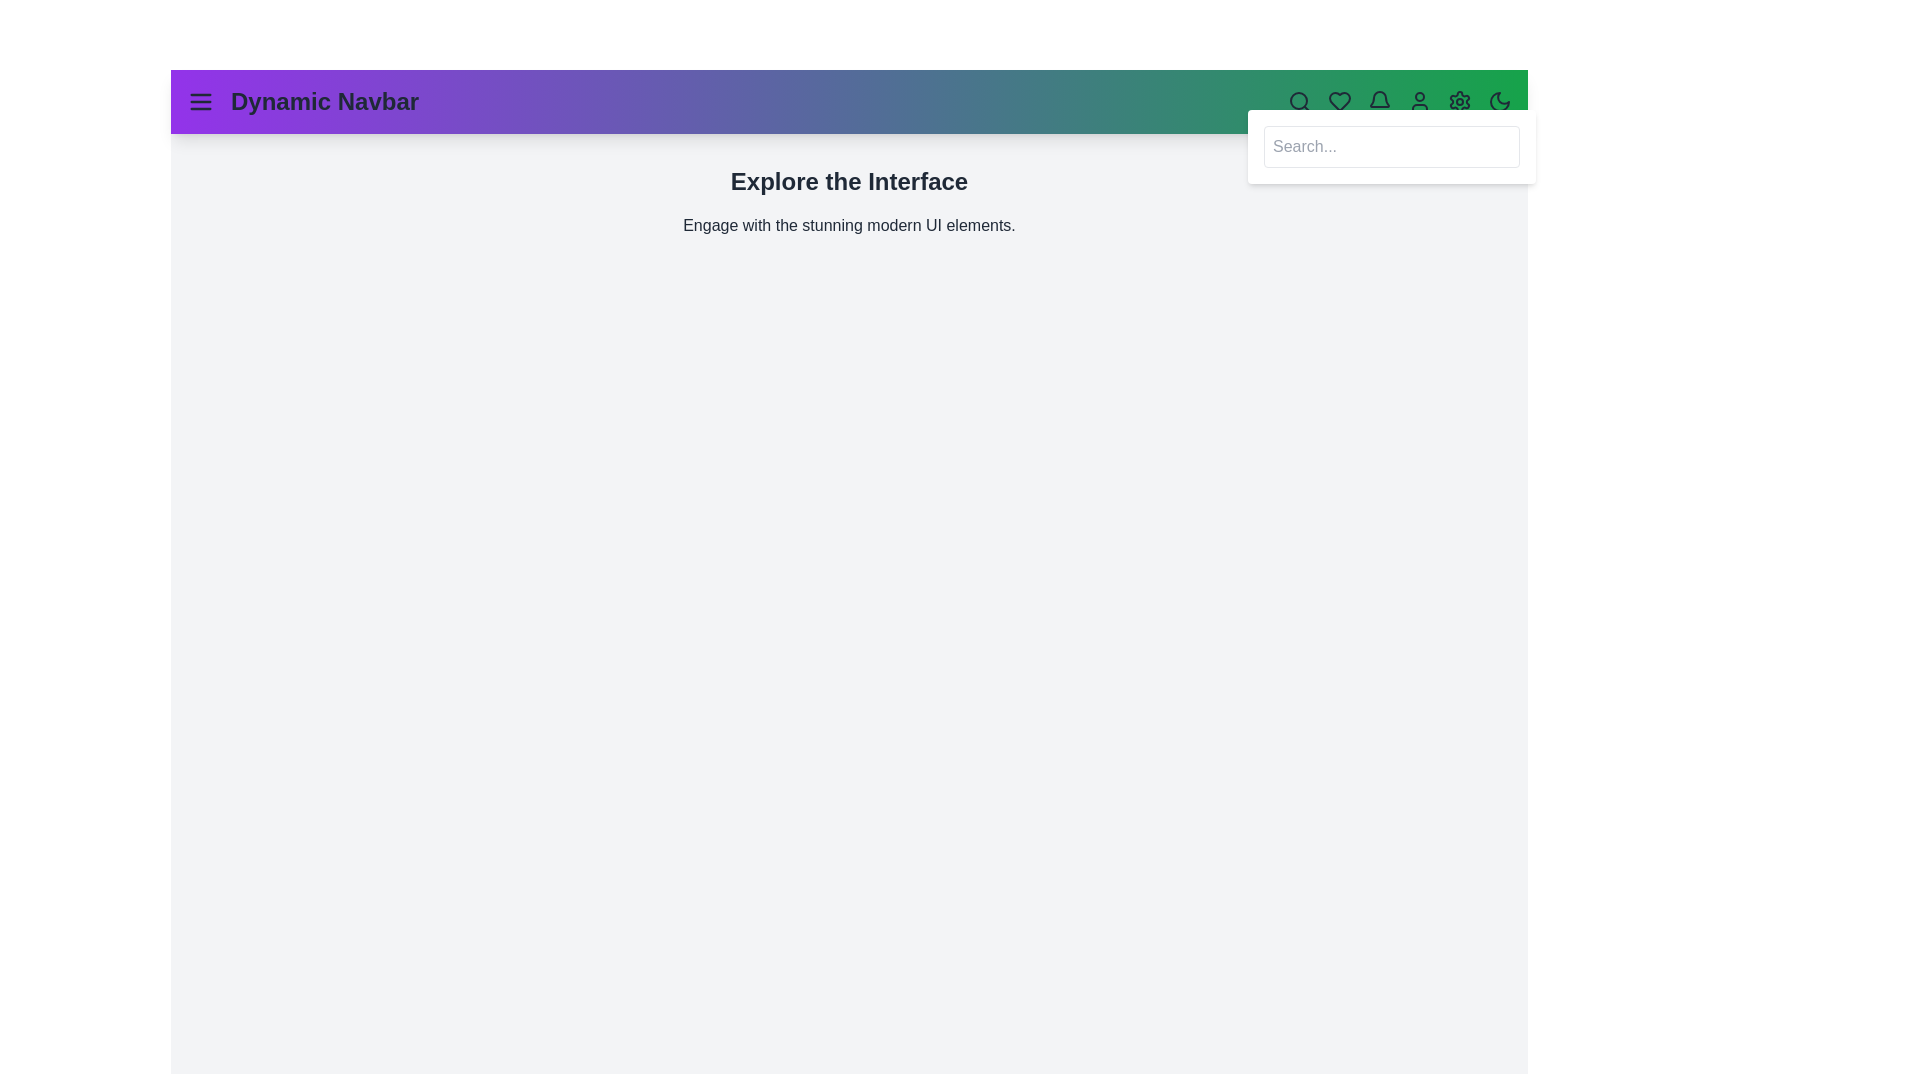 This screenshot has width=1920, height=1080. Describe the element at coordinates (201, 101) in the screenshot. I see `the menu icon to open the navigation menu` at that location.